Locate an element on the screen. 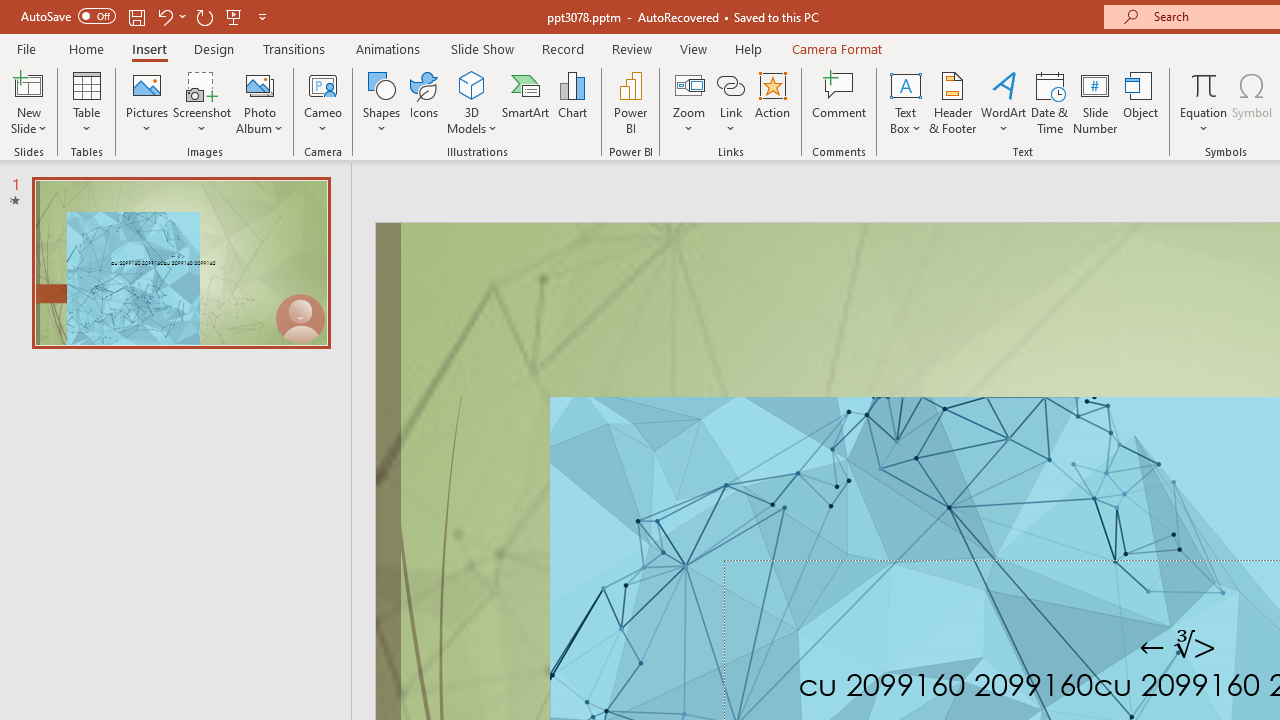 The image size is (1280, 720). 'Action' is located at coordinates (772, 103).